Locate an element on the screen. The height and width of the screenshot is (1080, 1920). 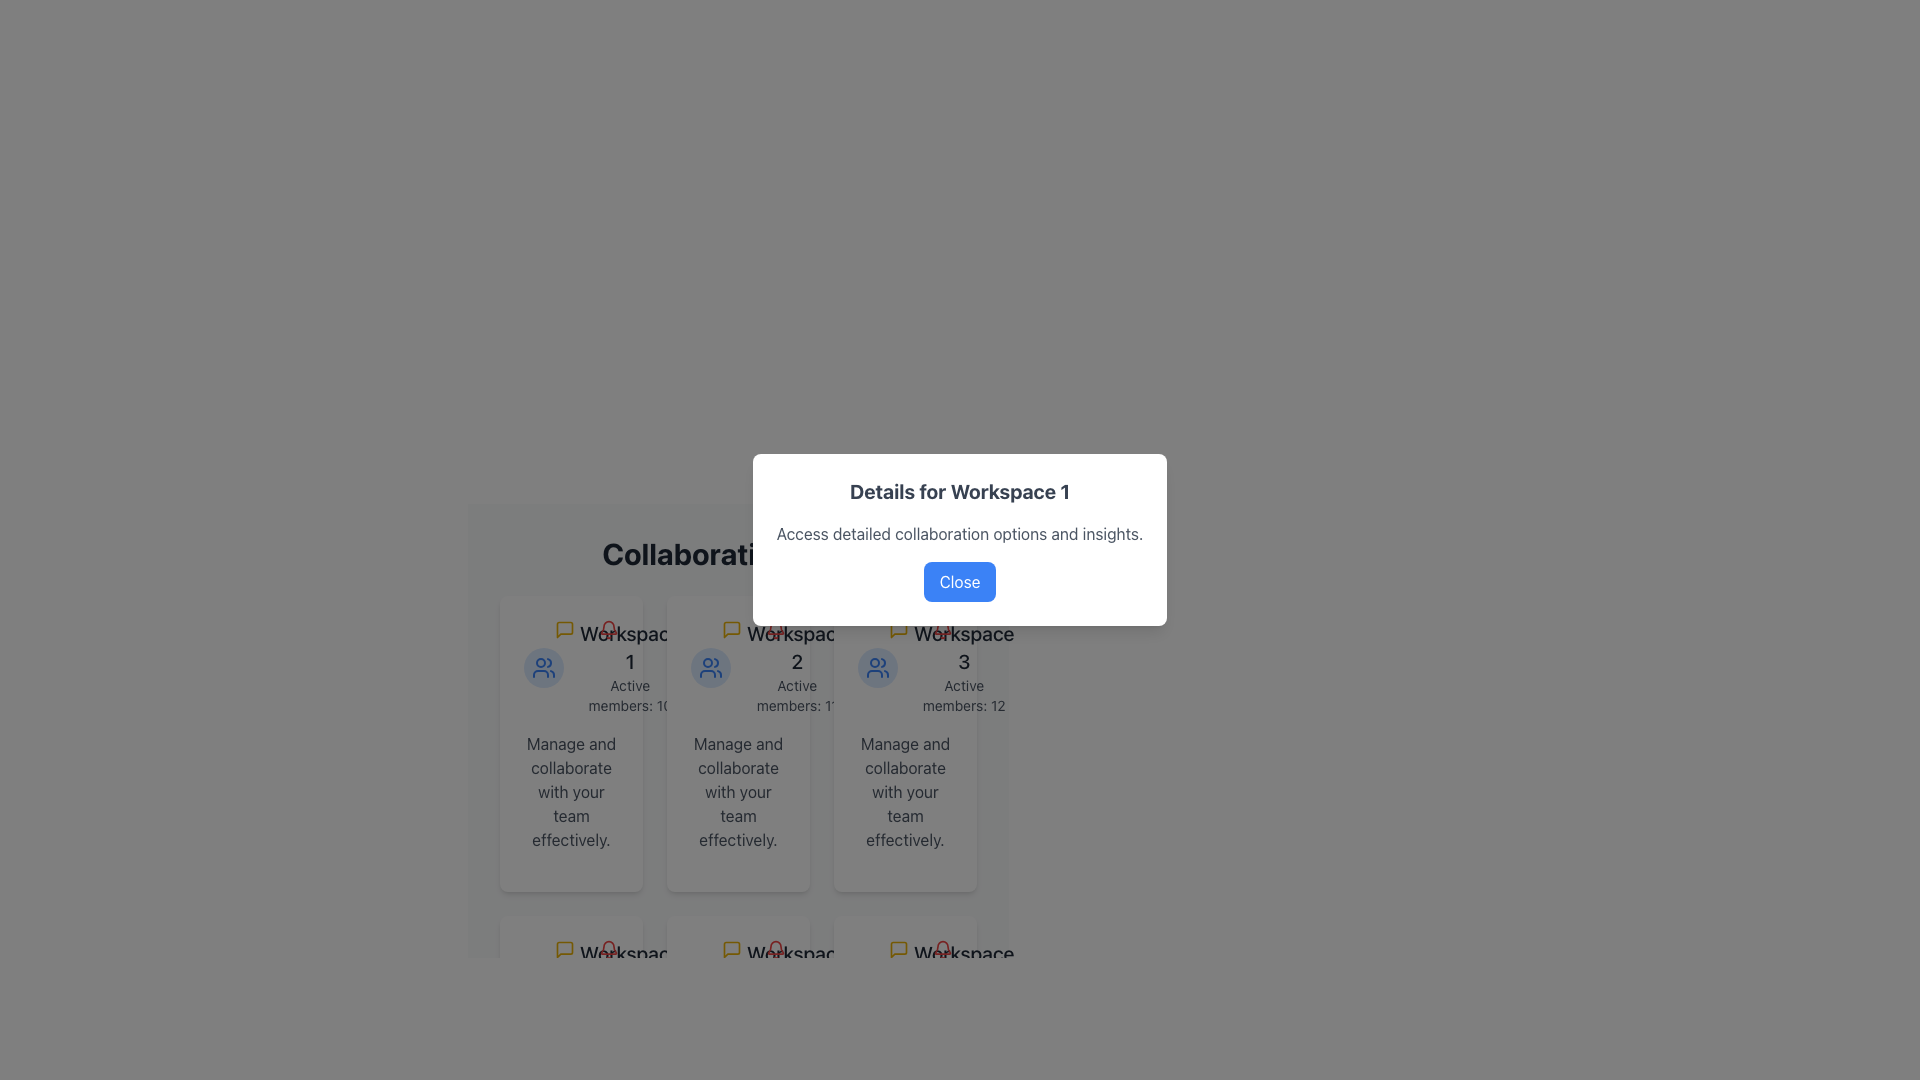
the yellow rounded speech bubble icon at the top-right of the modal is located at coordinates (564, 948).